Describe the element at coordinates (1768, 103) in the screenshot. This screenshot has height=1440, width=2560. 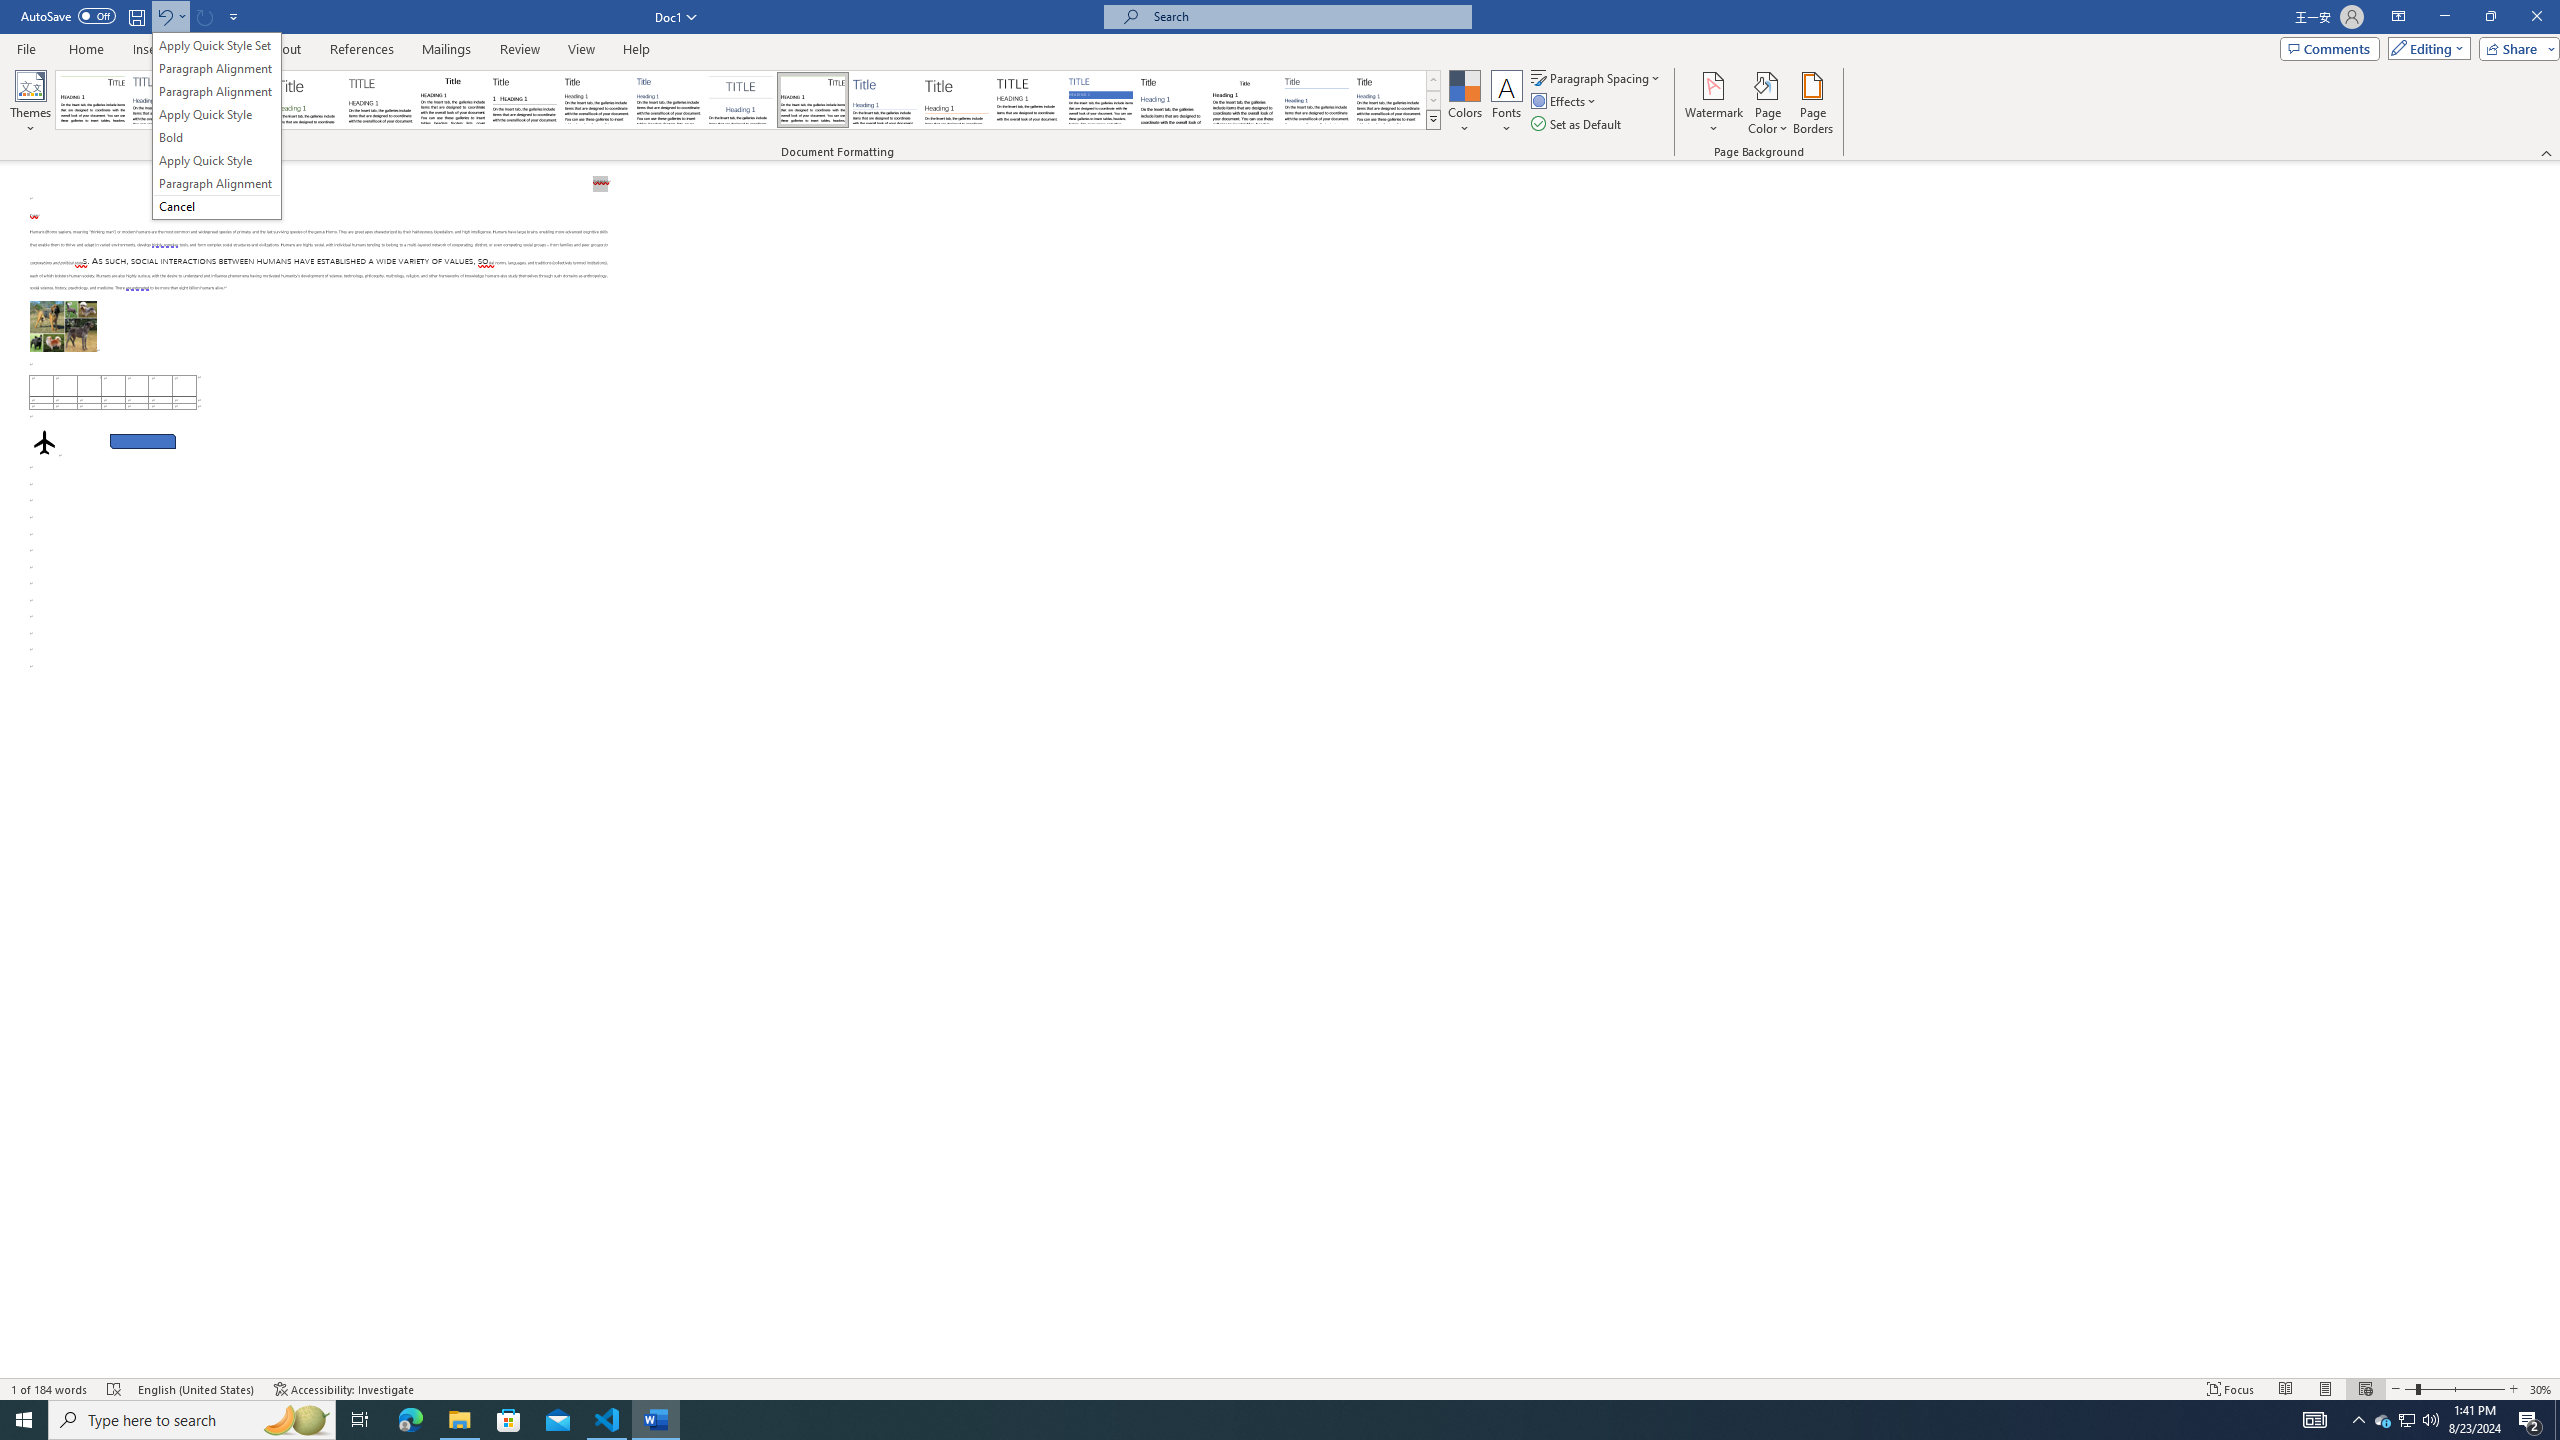
I see `'Page Color'` at that location.